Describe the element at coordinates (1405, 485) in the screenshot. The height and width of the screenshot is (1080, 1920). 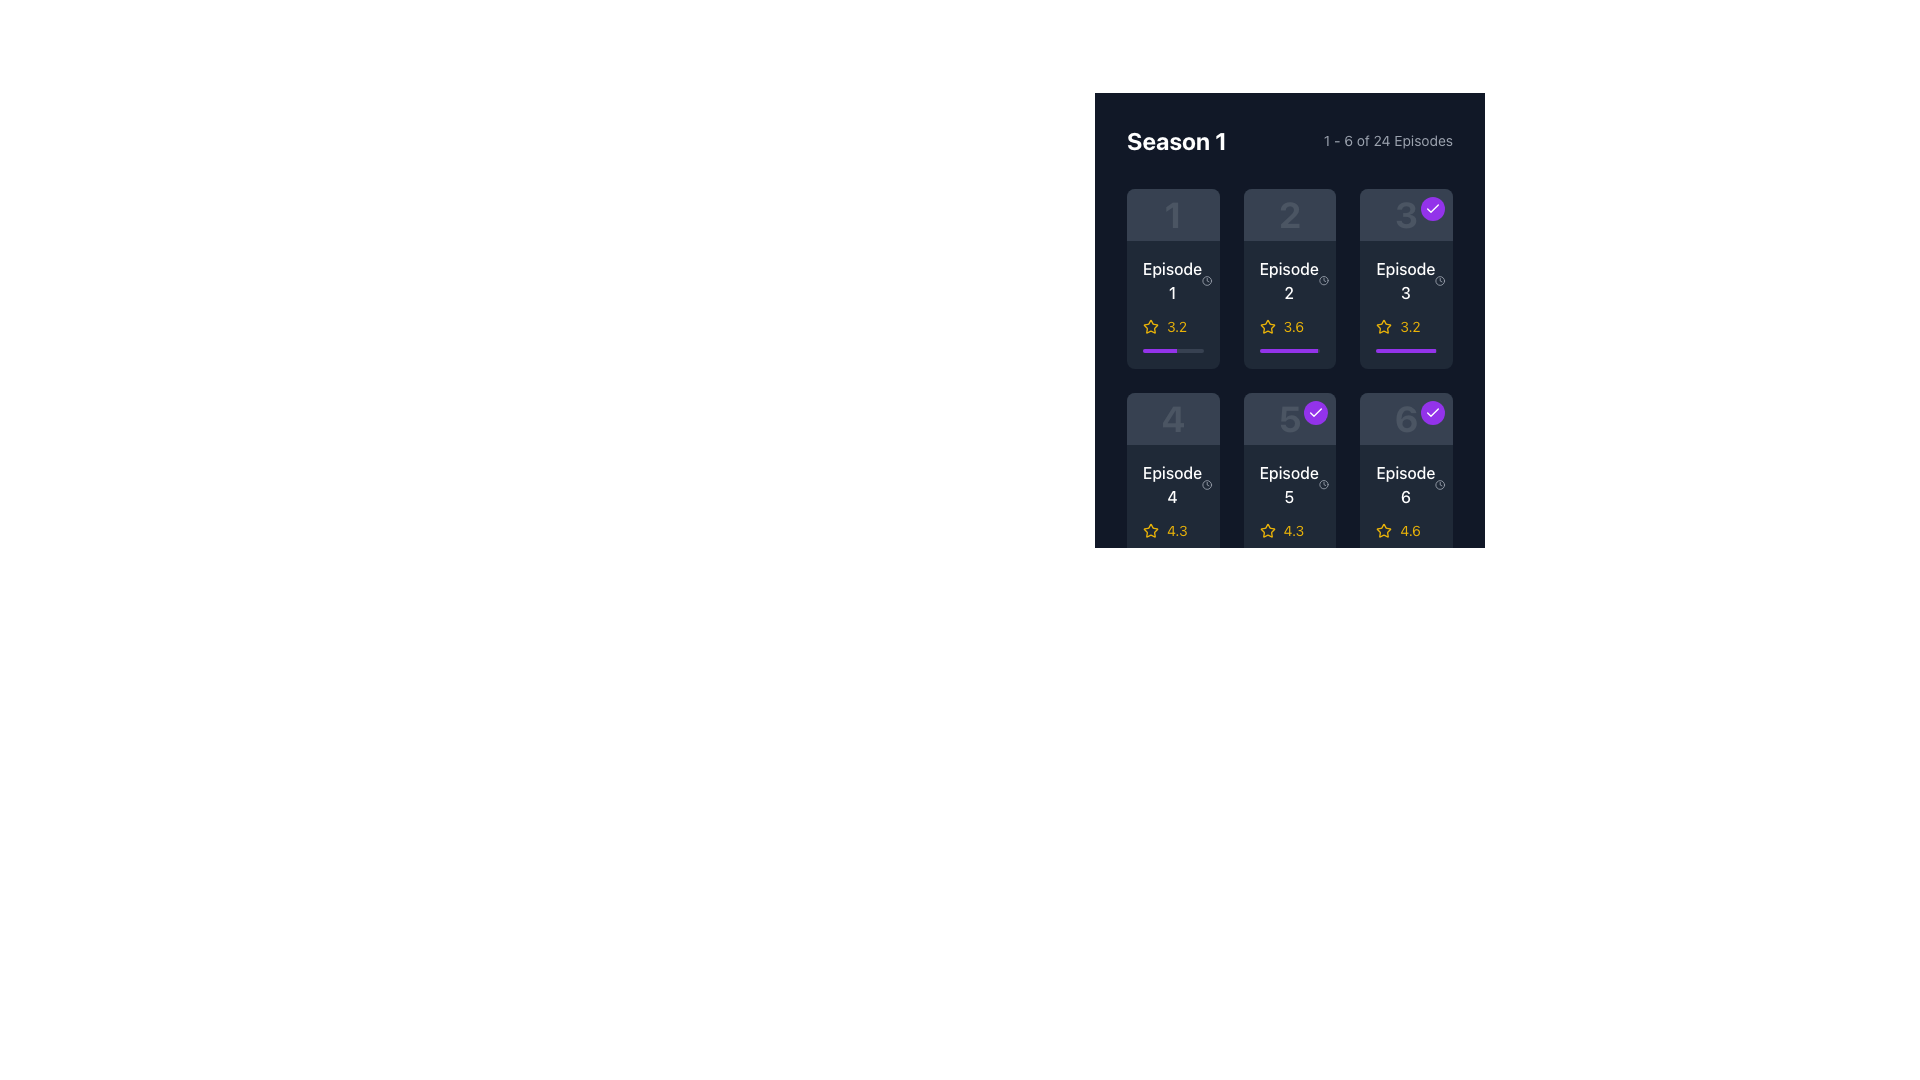
I see `the static text label displaying 'Episode 6' in bold white font, located at the bottom-right position within a grid layout of episode cards` at that location.